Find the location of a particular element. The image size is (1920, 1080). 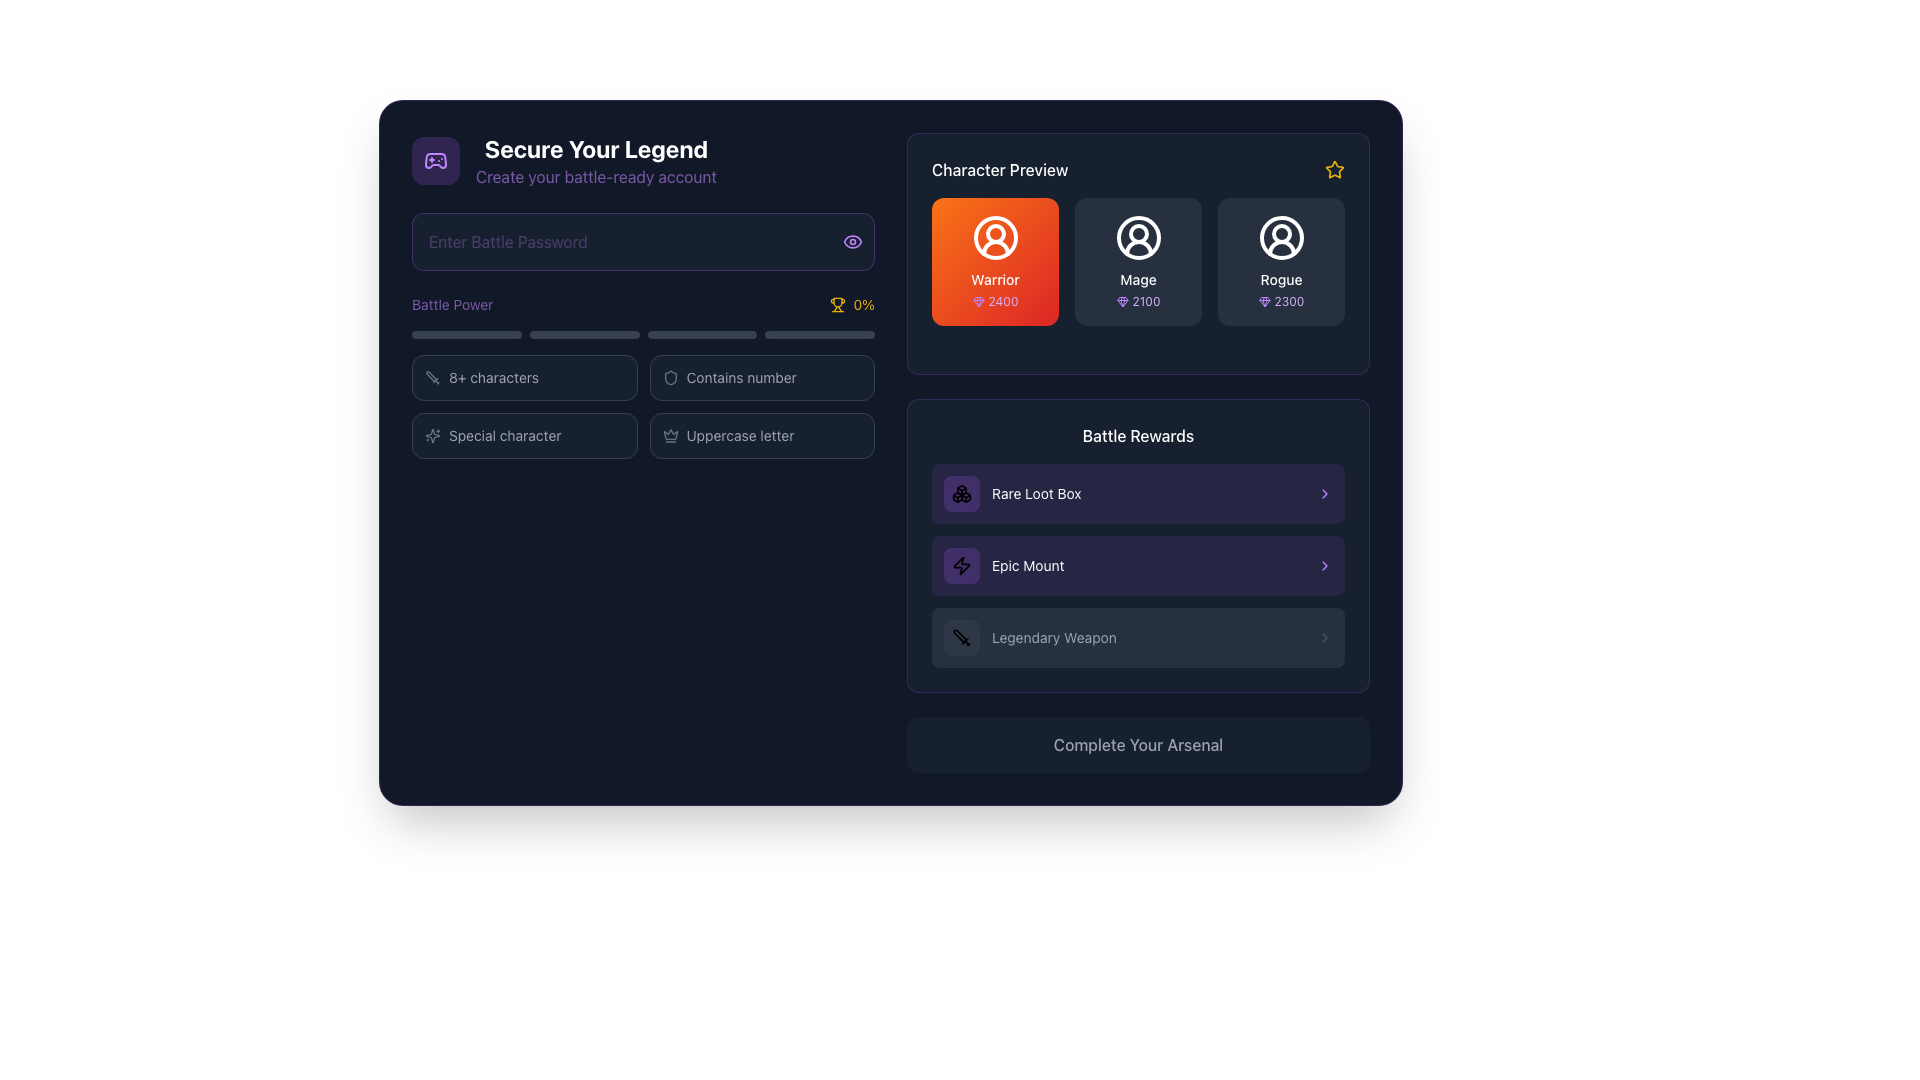

the 'Battle Power' text label, which is styled in purple on a dark background and is positioned near the top-left section of the layout, adjacent to the '0%' percentage indicator is located at coordinates (451, 304).